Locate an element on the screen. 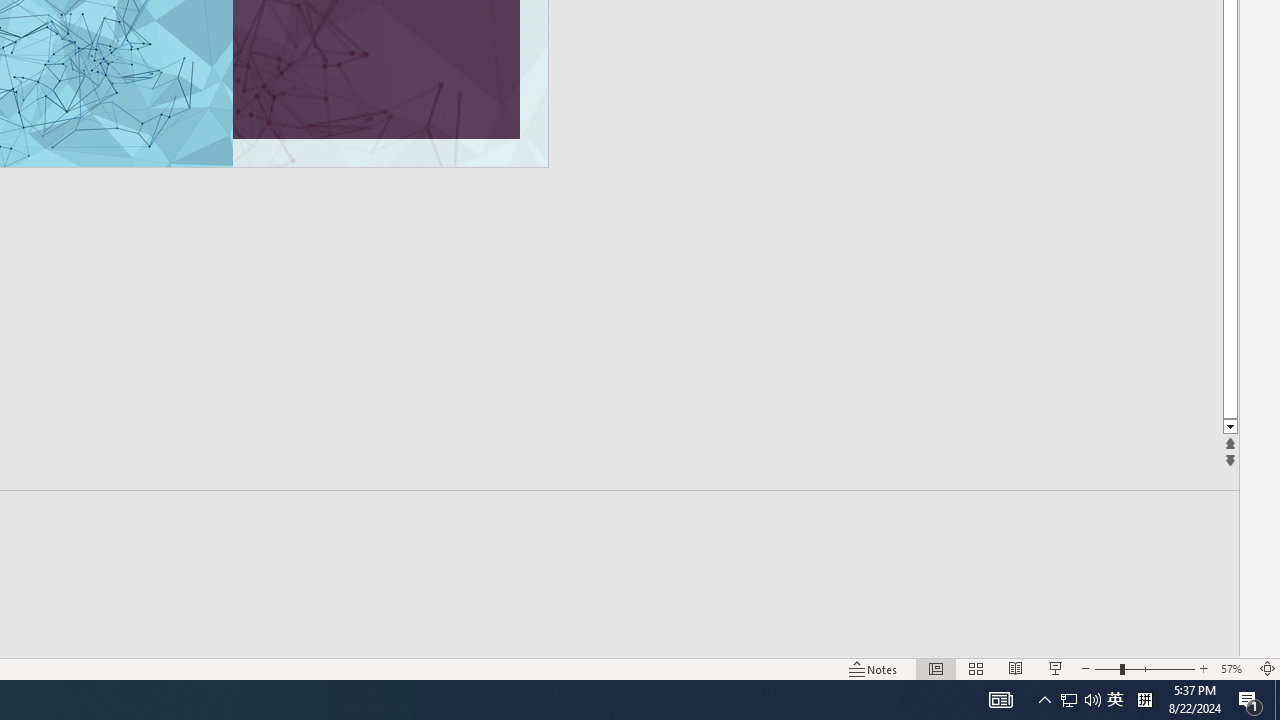 This screenshot has width=1280, height=720. 'User Promoted Notification Area' is located at coordinates (1079, 698).